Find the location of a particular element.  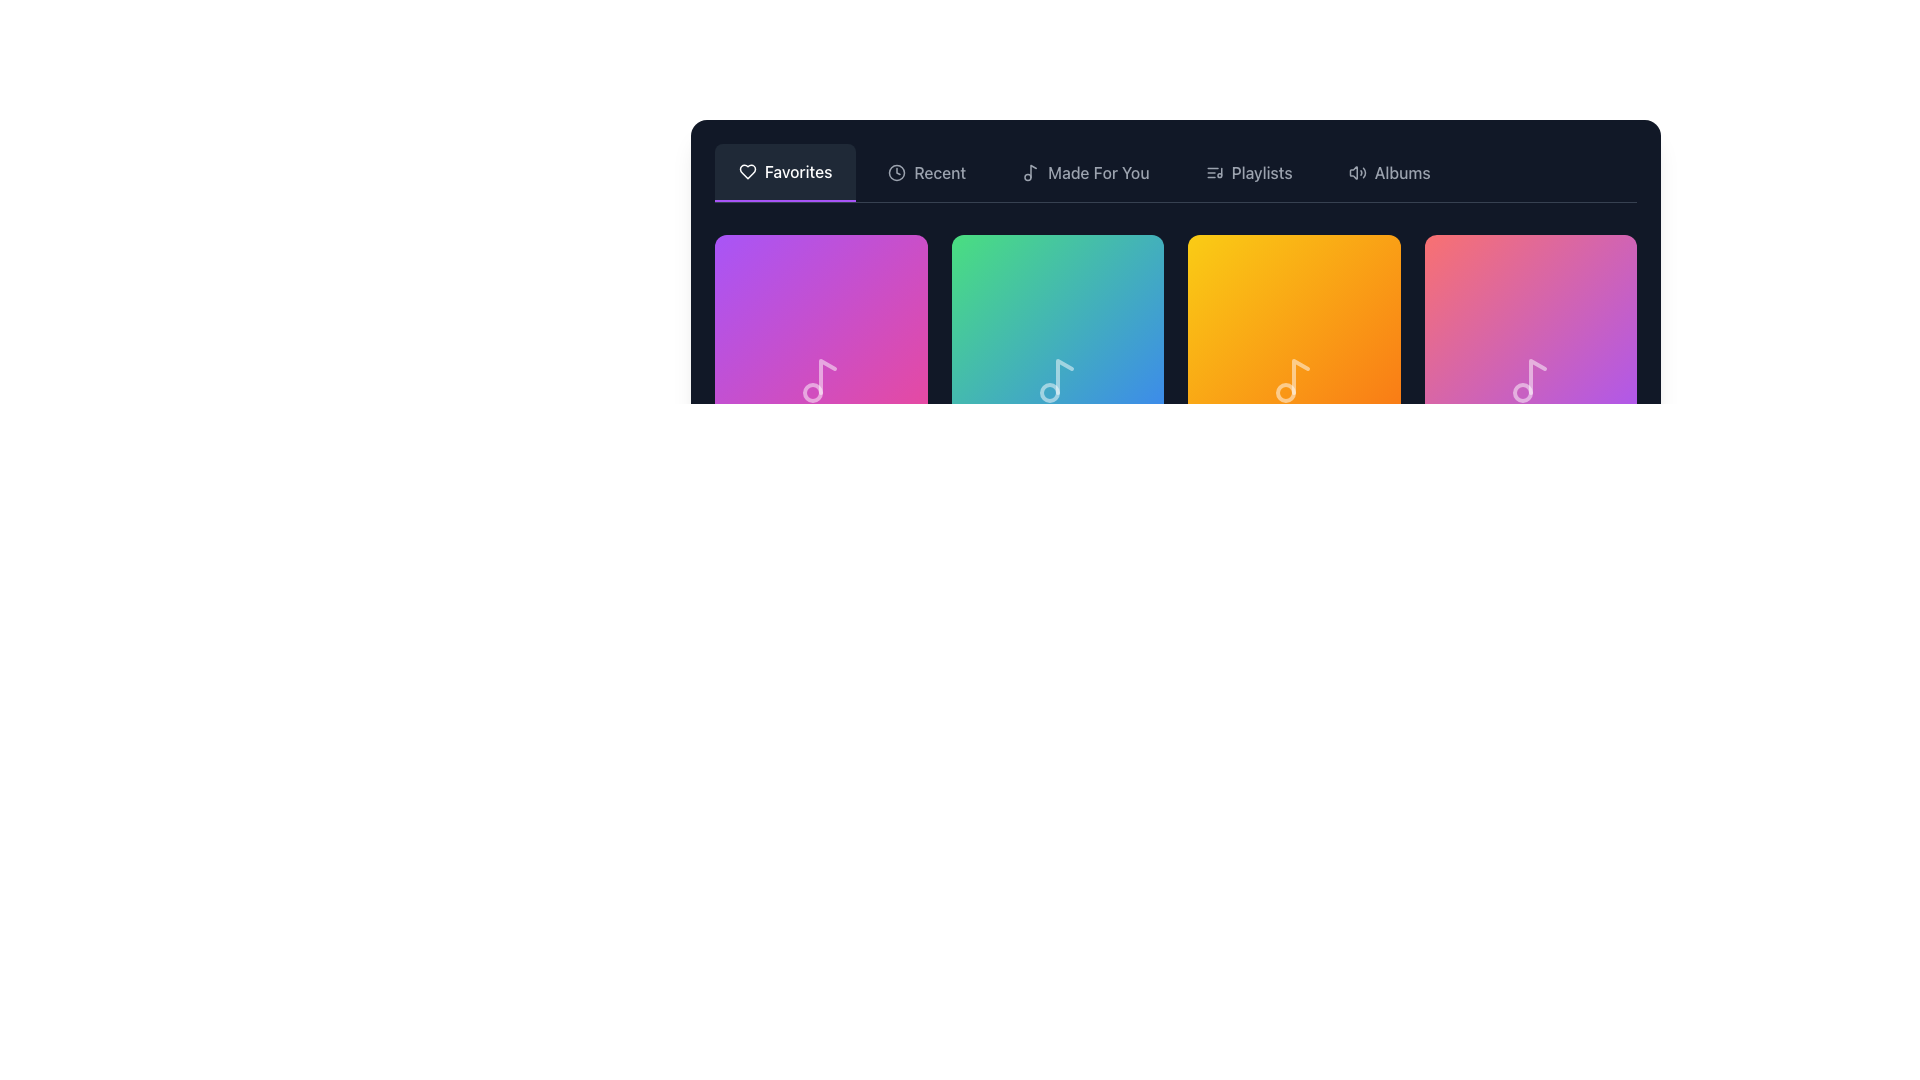

the minimalist musical note icon adjacent to the 'Made For You' text, which is the first component in the button group is located at coordinates (1031, 172).